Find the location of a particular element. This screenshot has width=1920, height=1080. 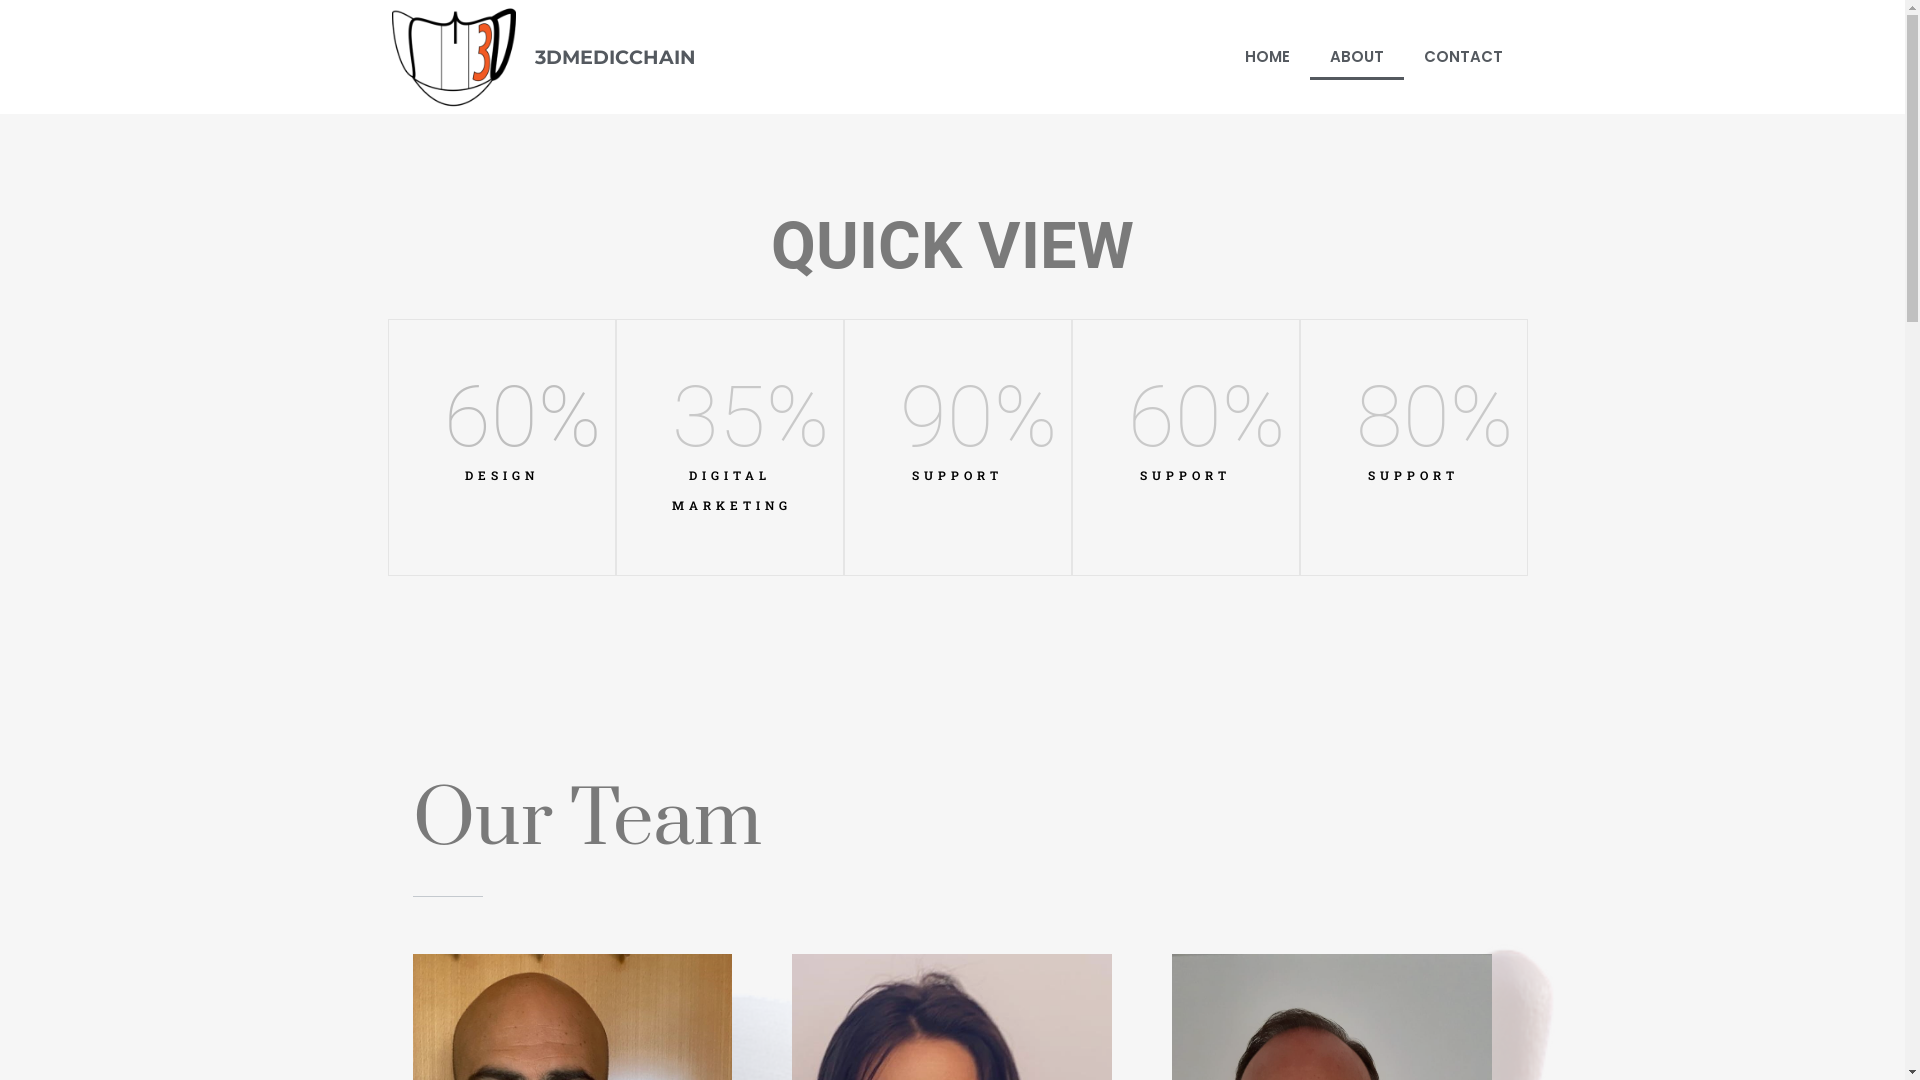

'CONTACT' is located at coordinates (1402, 56).